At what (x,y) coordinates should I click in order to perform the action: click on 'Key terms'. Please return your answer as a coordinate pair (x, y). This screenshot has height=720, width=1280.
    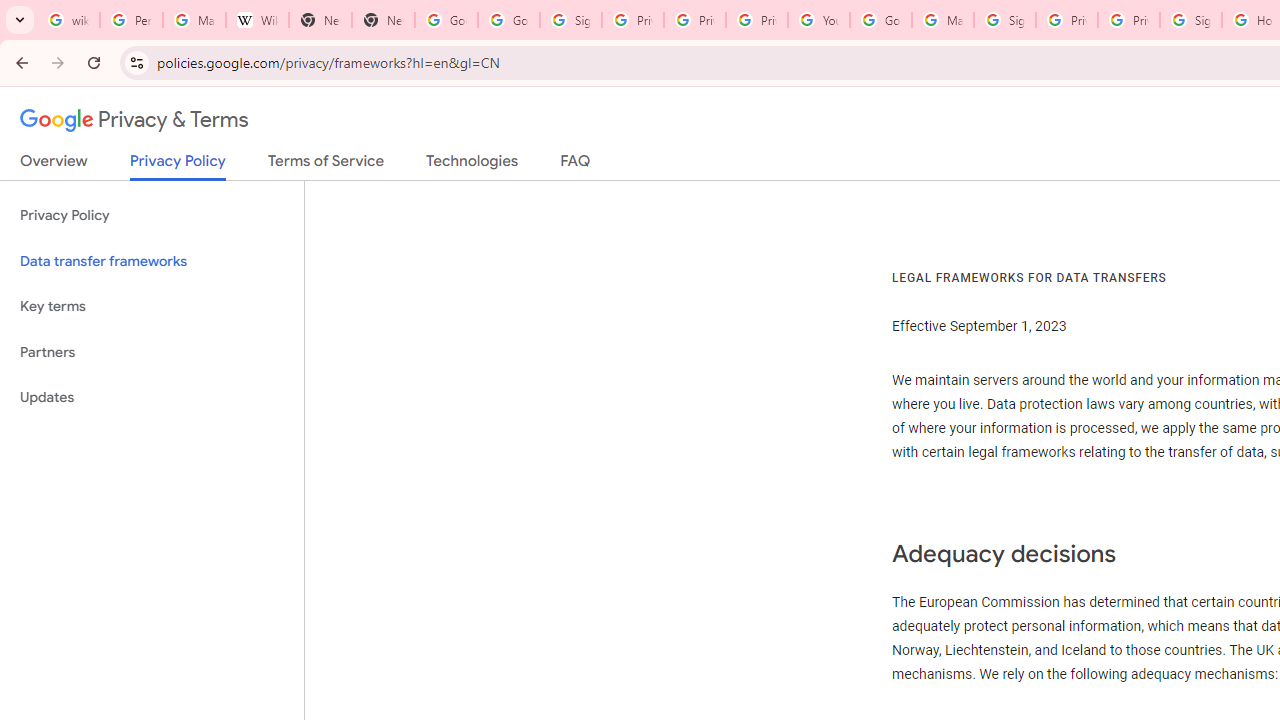
    Looking at the image, I should click on (151, 306).